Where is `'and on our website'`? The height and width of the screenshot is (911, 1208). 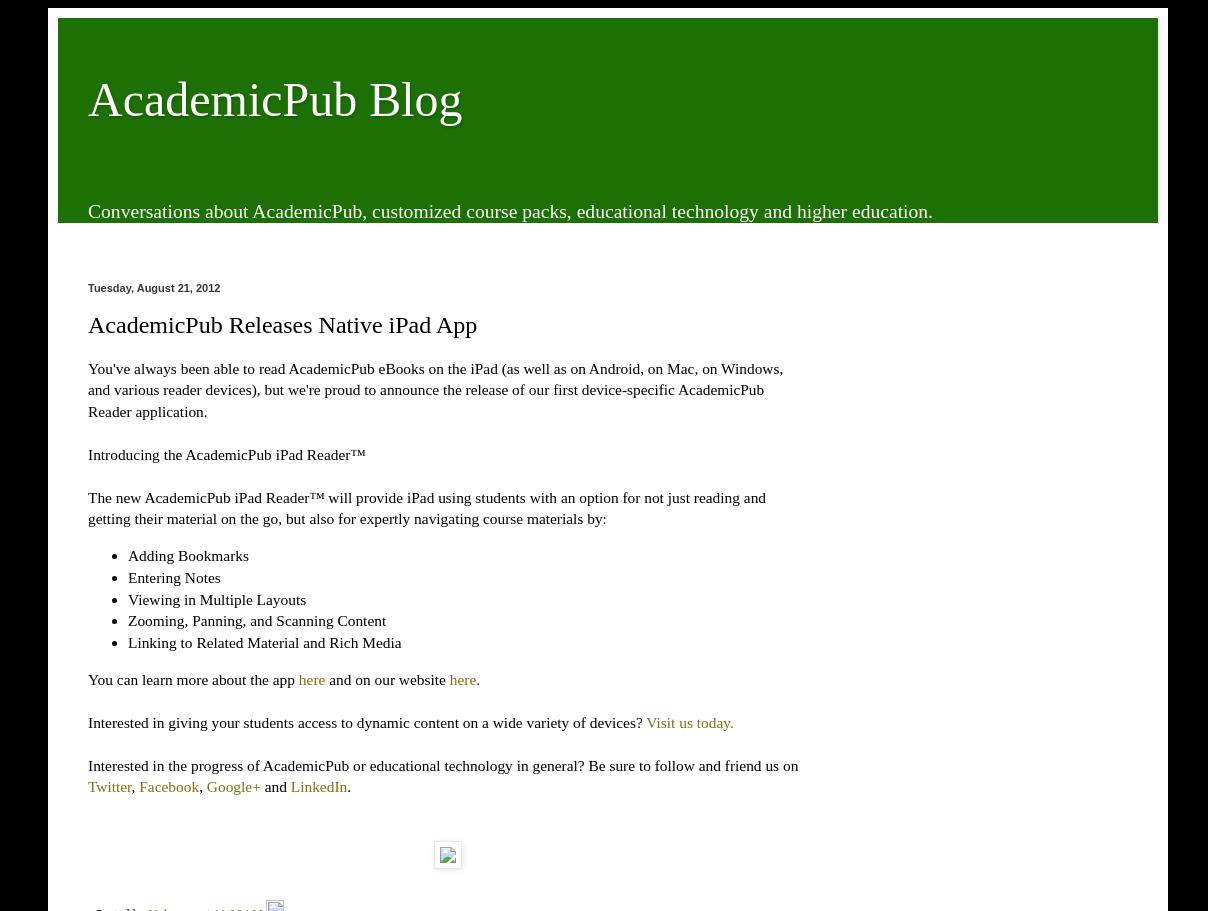
'and on our website' is located at coordinates (323, 677).